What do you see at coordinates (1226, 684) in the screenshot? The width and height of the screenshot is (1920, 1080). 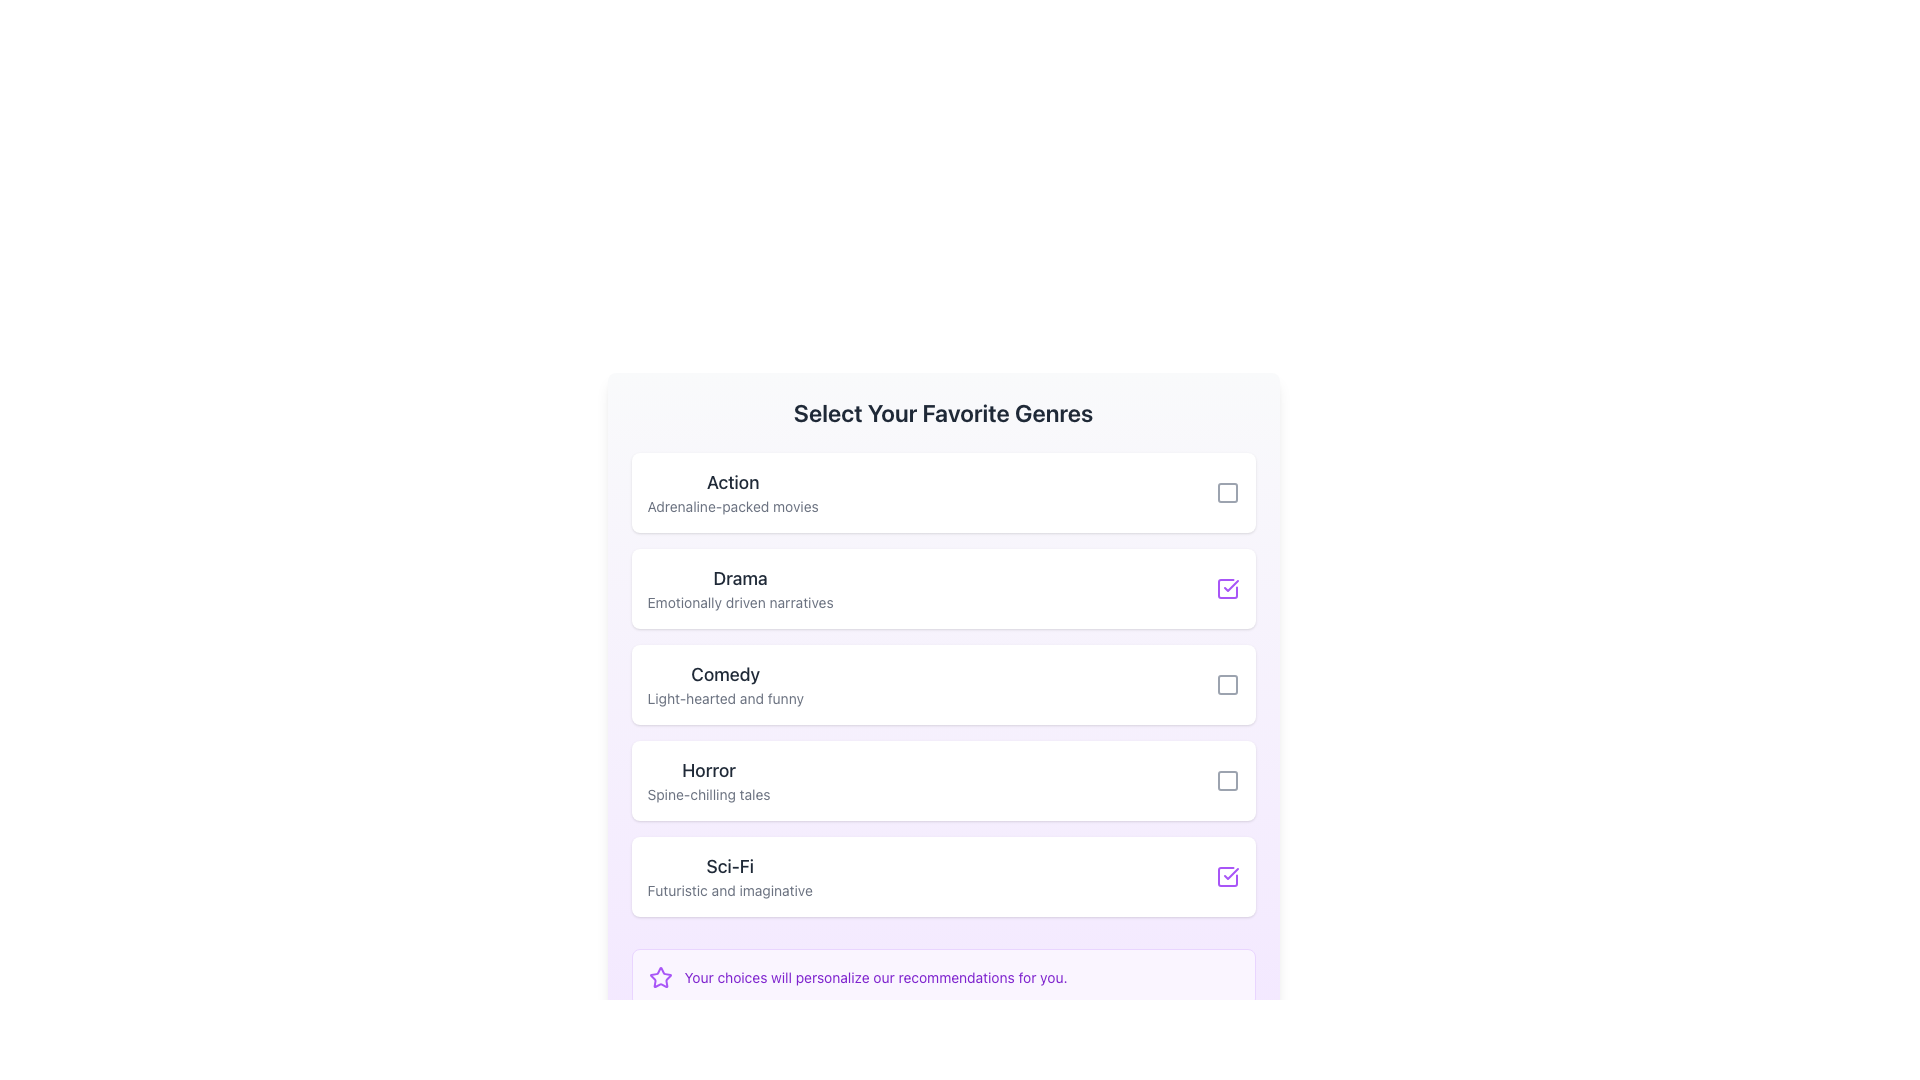 I see `the checkbox element for the 'Comedy' genre option, which serves as a selection indicator` at bounding box center [1226, 684].